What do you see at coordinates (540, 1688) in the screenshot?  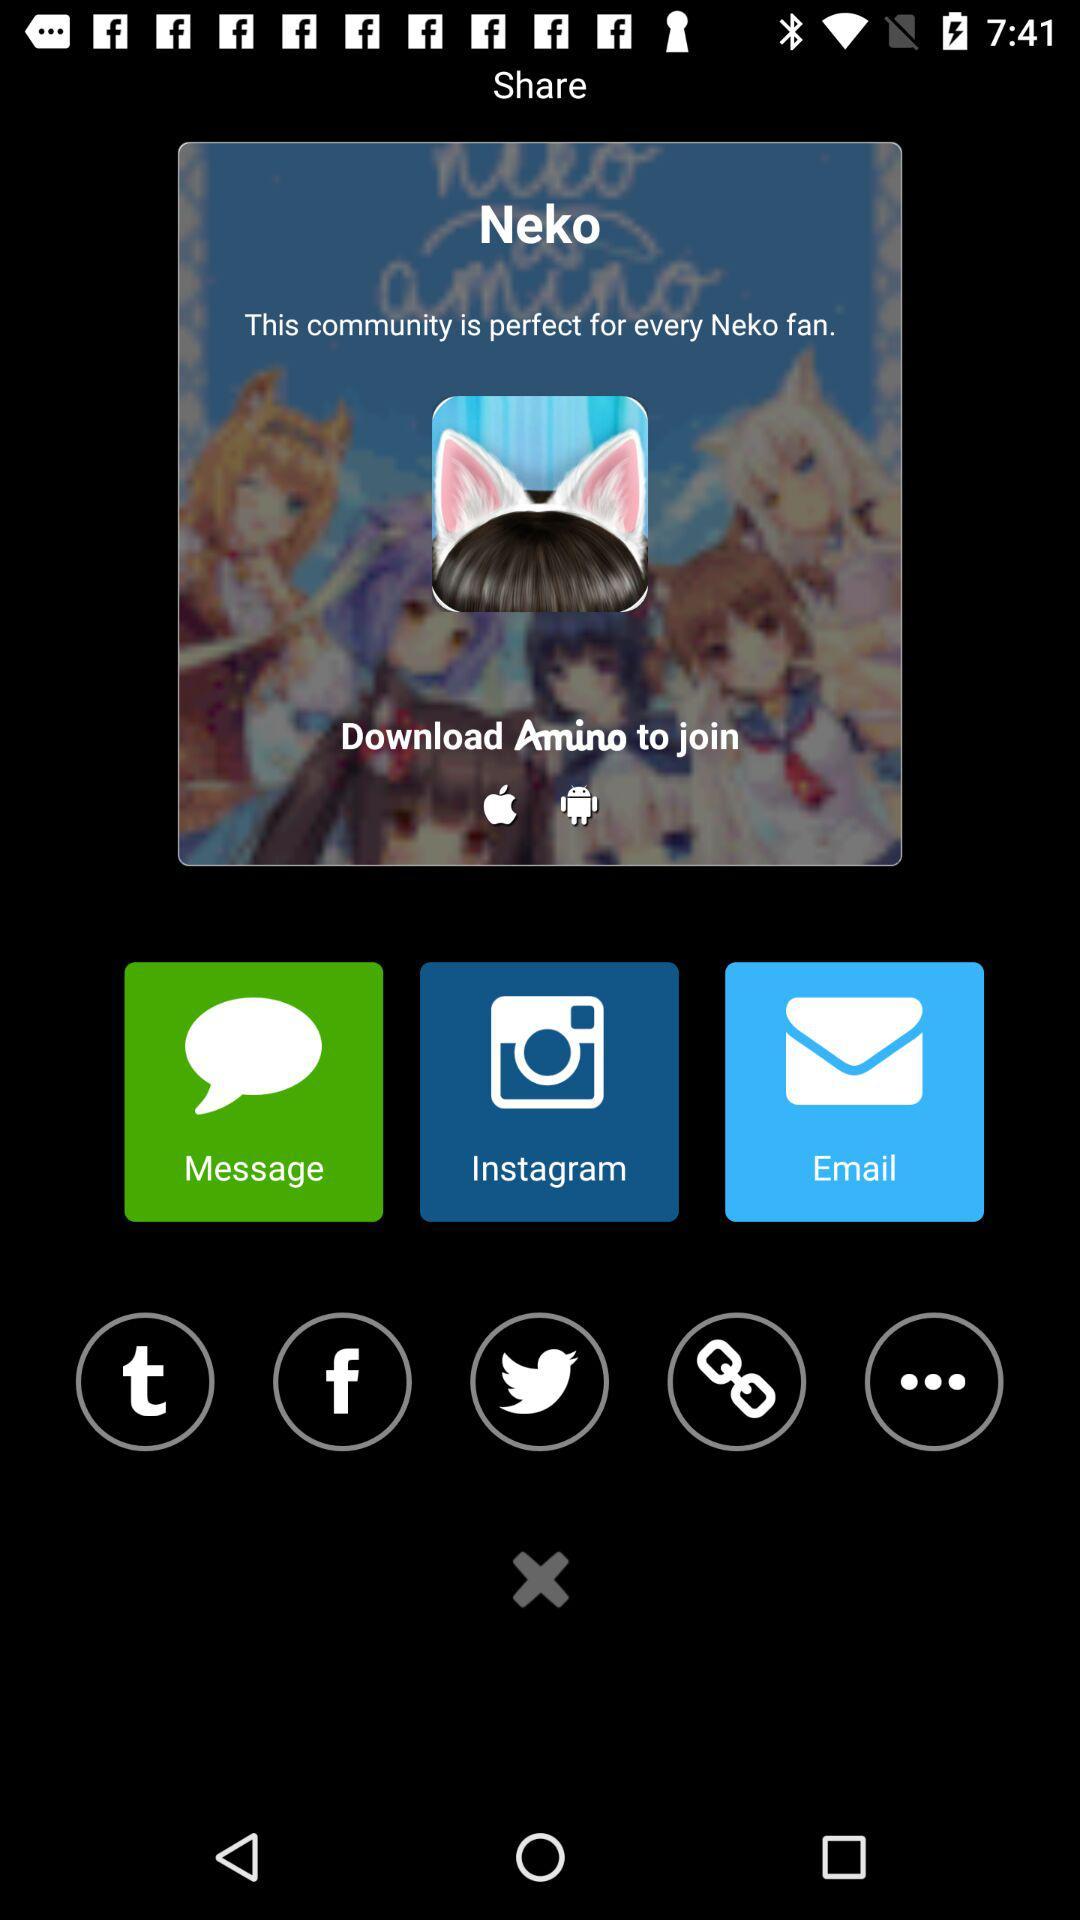 I see `the close icon` at bounding box center [540, 1688].